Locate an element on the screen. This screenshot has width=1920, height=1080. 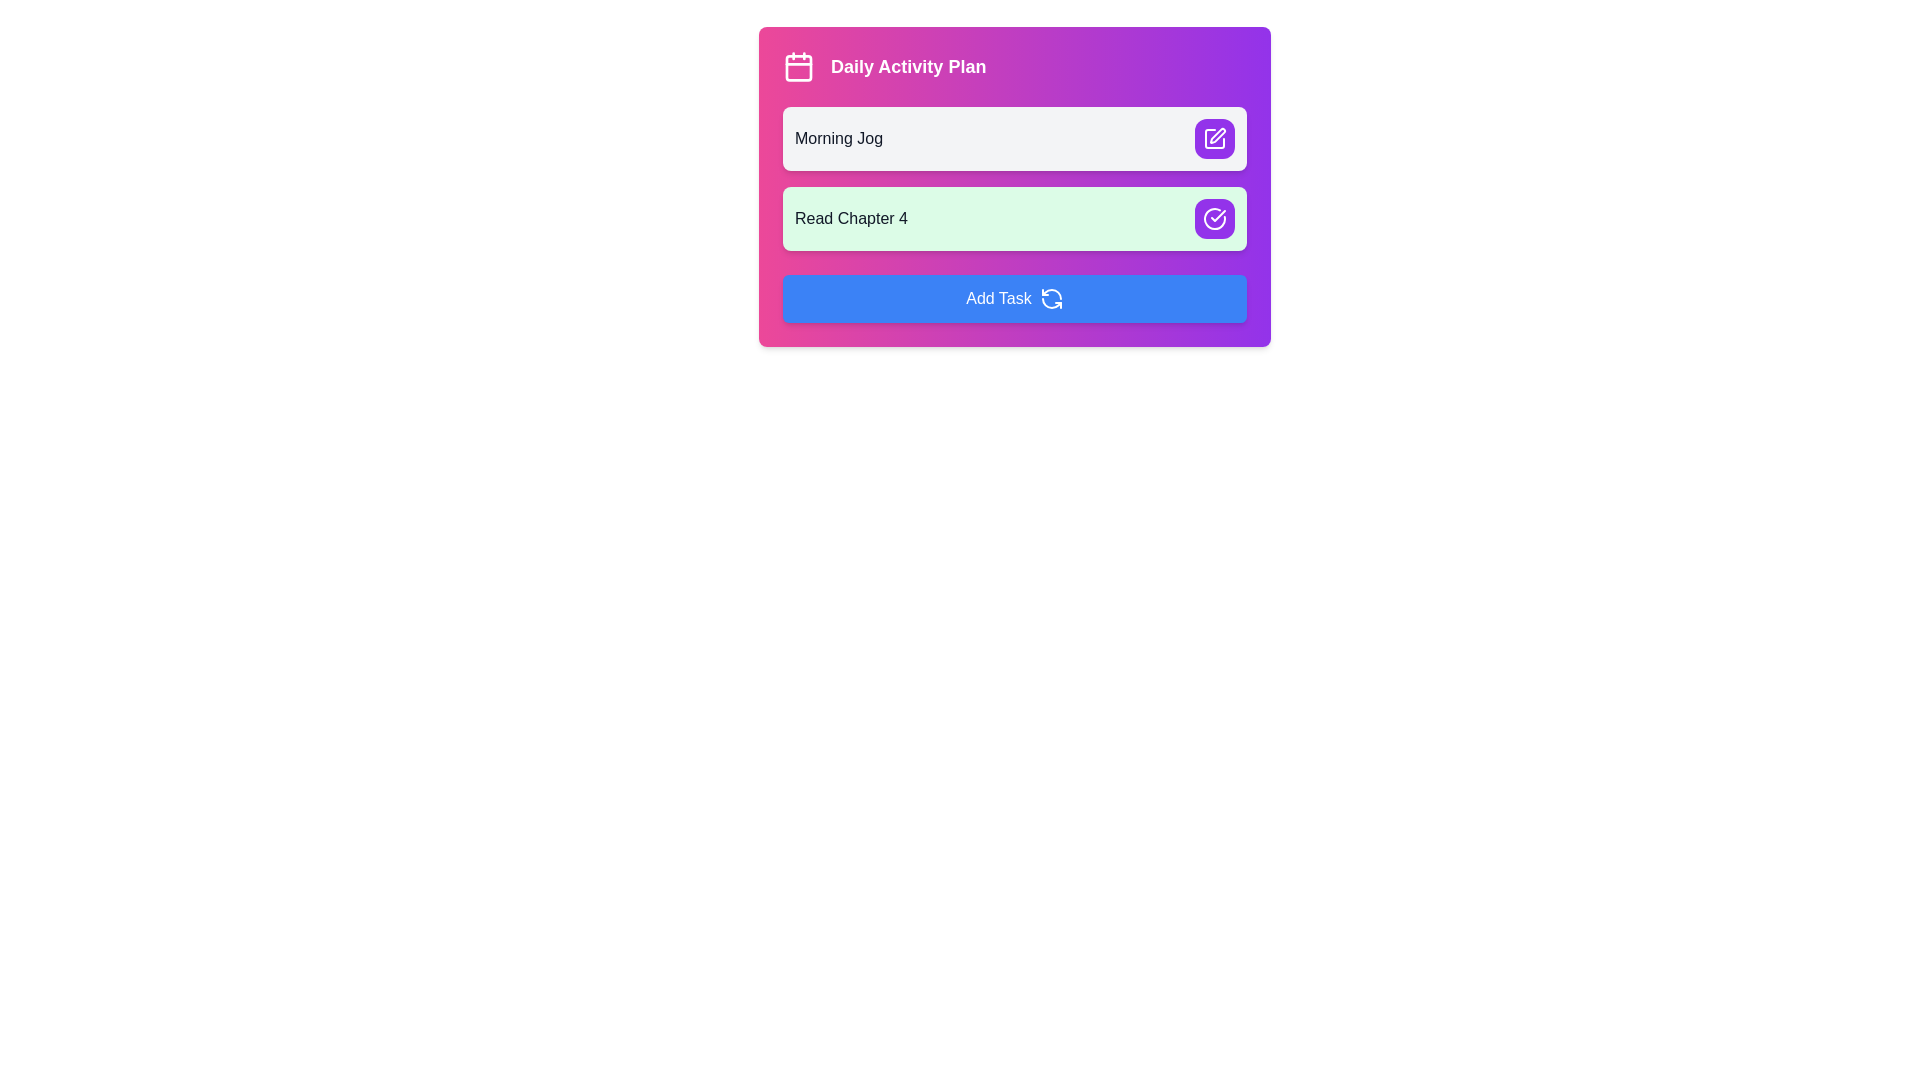
the tick mark icon within the circular checkmark icon located on the right side of the 'Read Chapter 4' task entry is located at coordinates (1217, 216).